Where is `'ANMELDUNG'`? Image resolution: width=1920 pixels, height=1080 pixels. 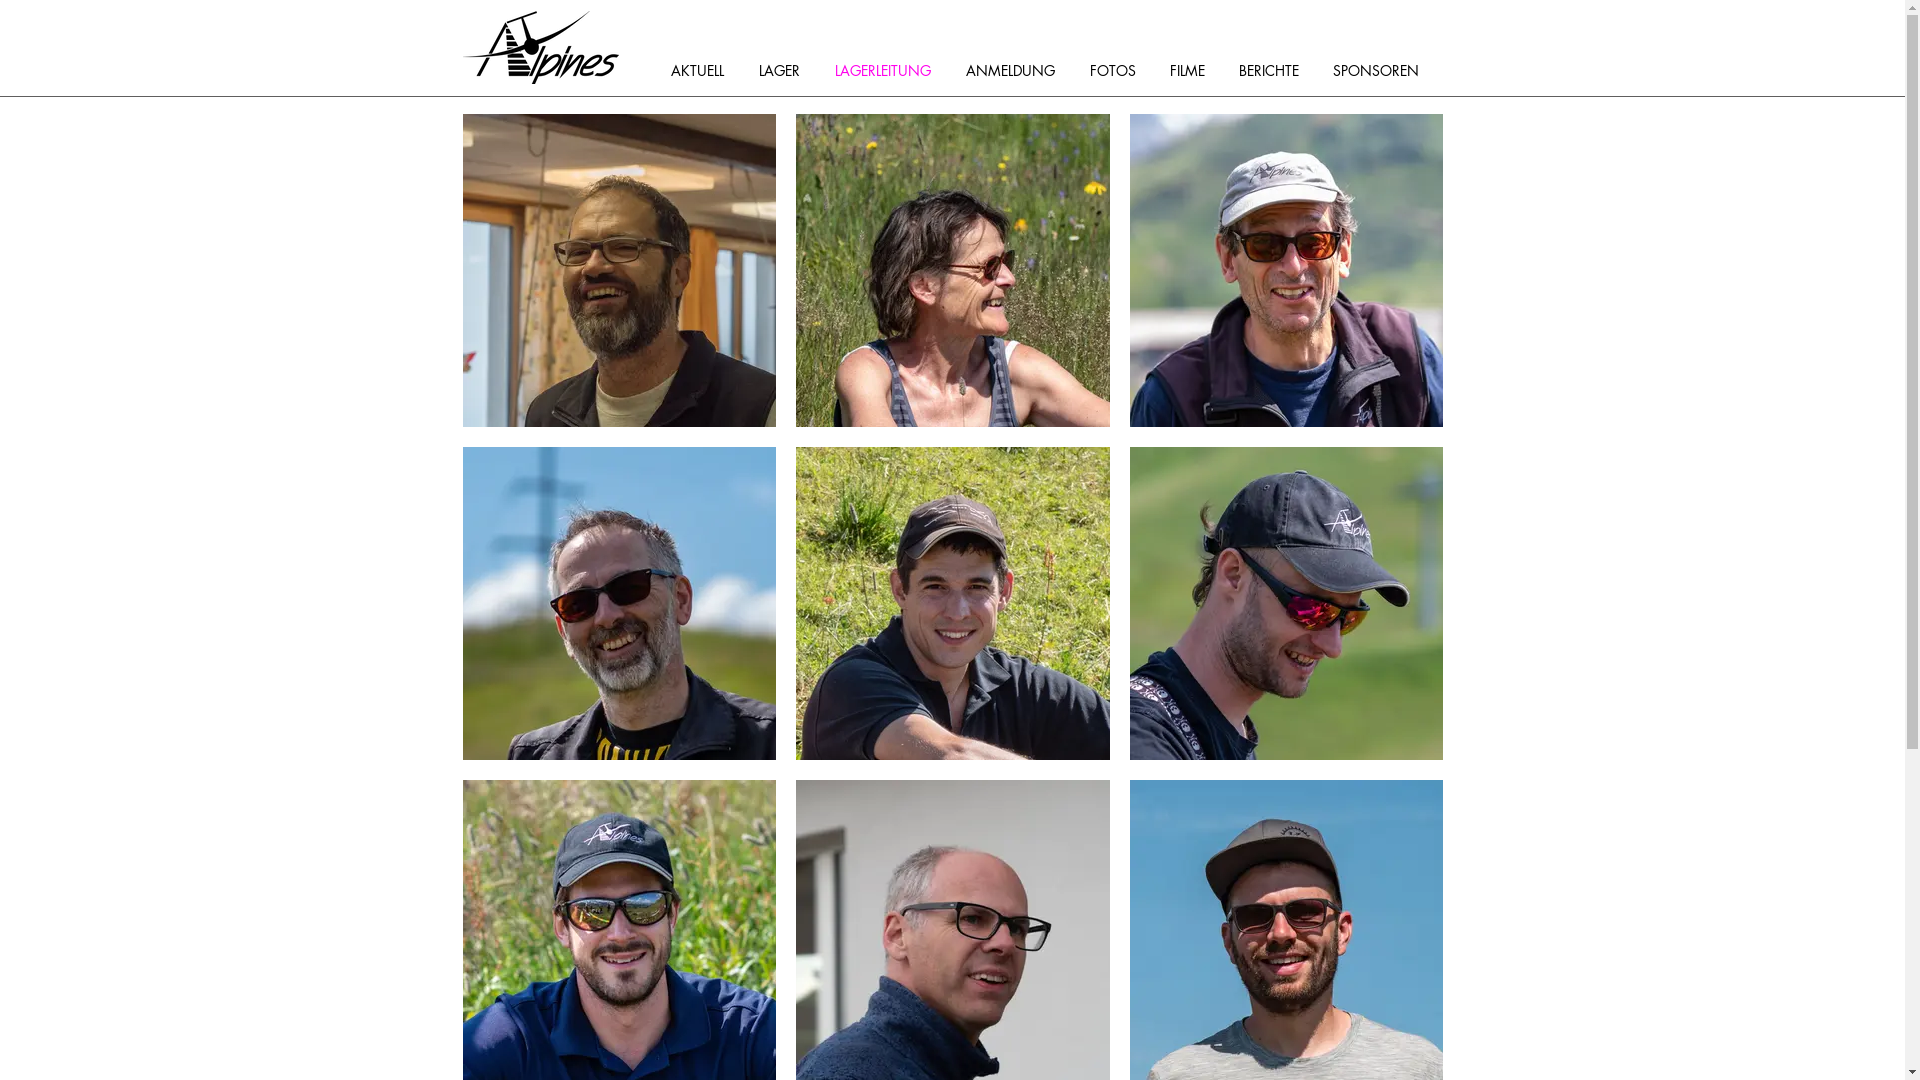 'ANMELDUNG' is located at coordinates (1017, 69).